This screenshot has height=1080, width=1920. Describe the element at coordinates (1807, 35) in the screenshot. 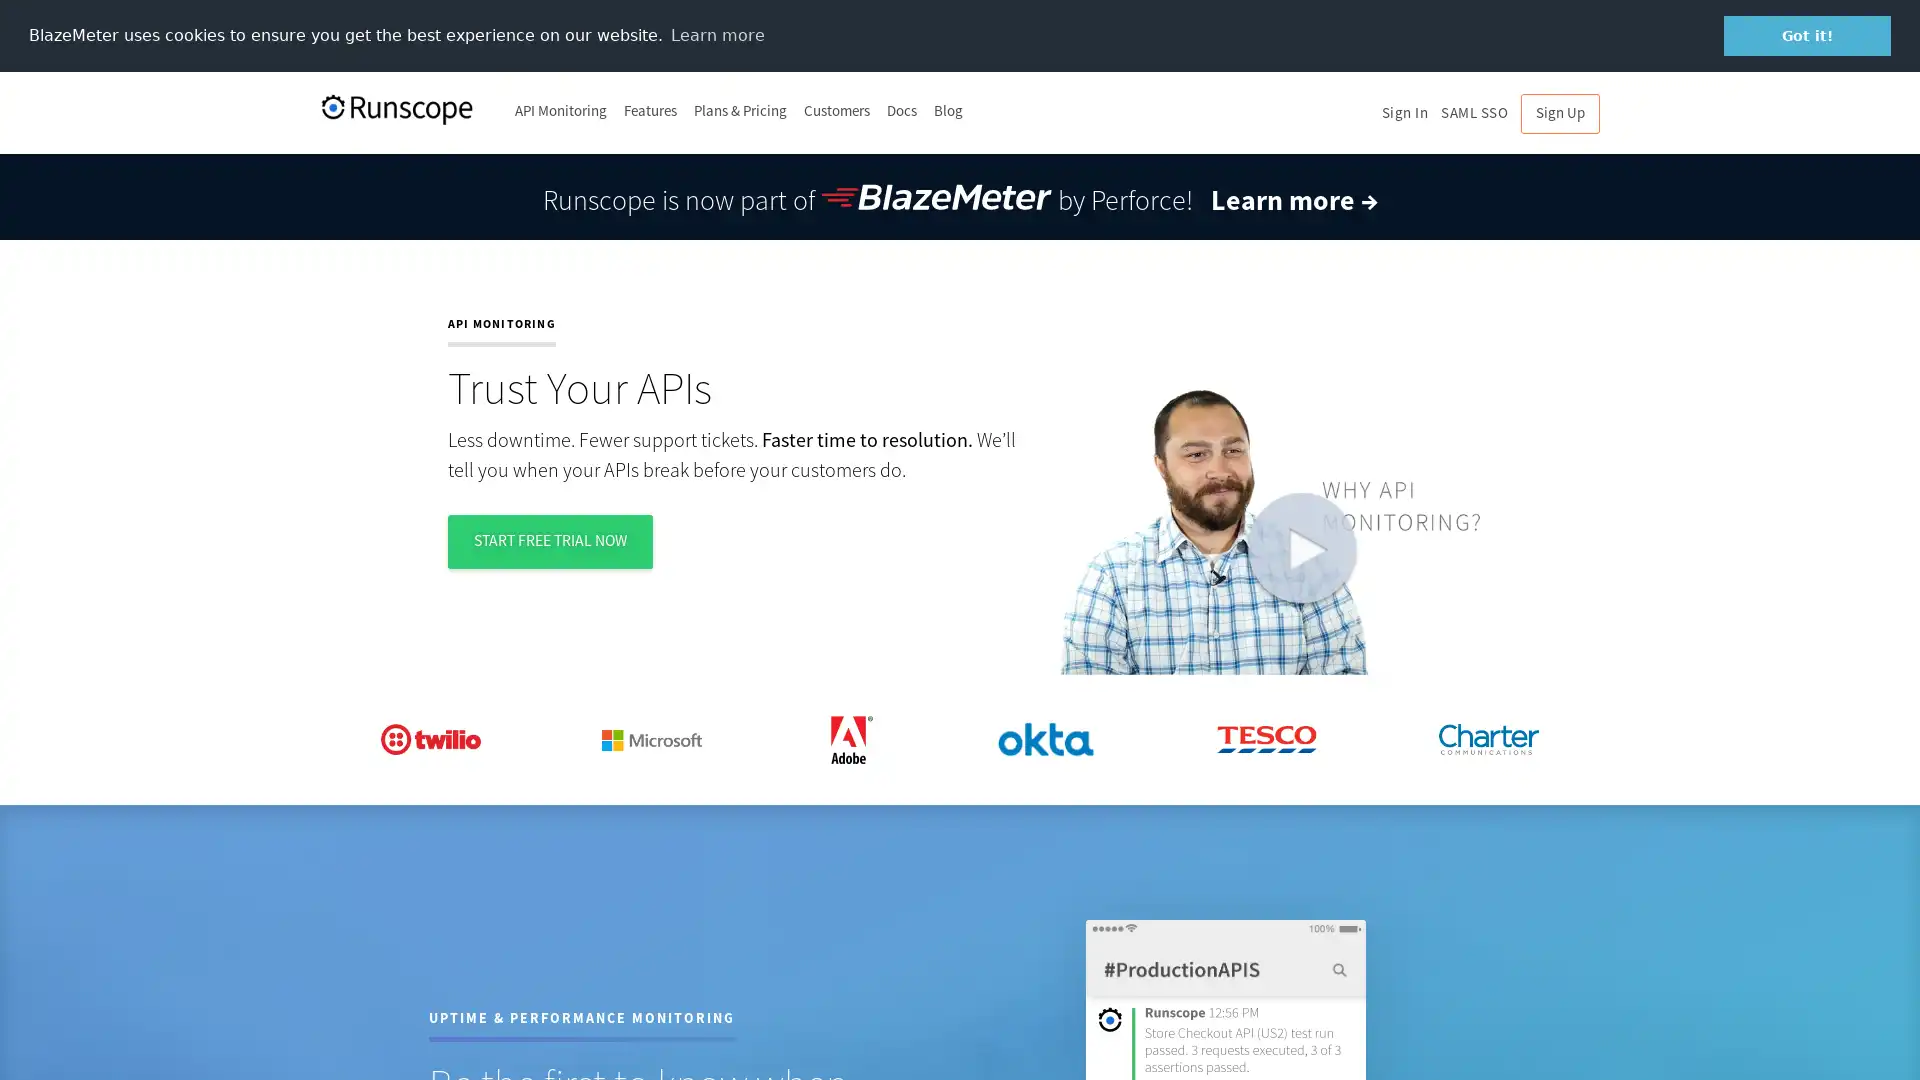

I see `dismiss cookie message` at that location.